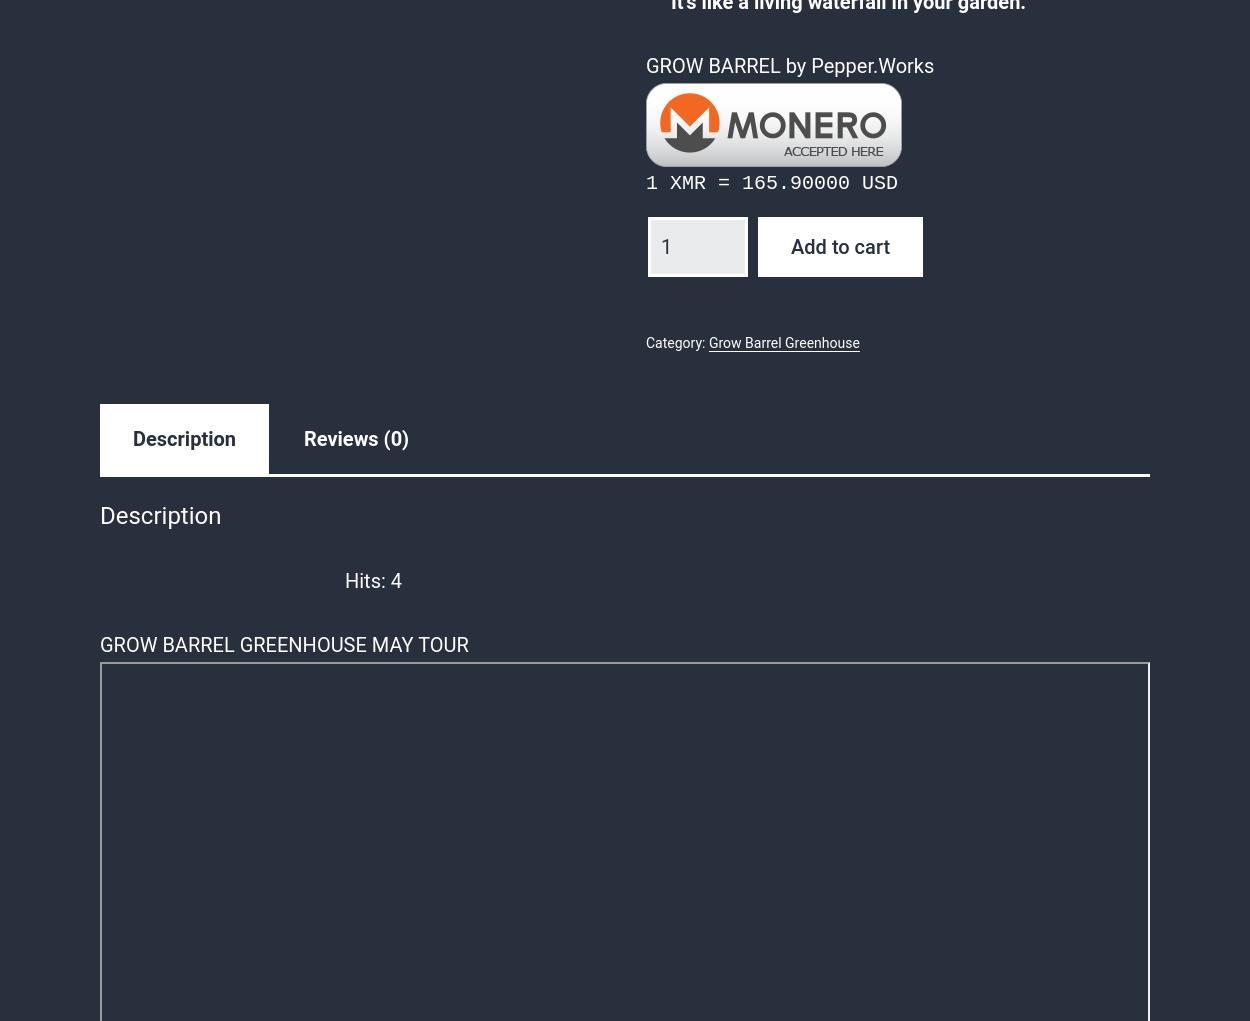 The height and width of the screenshot is (1021, 1250). What do you see at coordinates (355, 439) in the screenshot?
I see `'Reviews (0)'` at bounding box center [355, 439].